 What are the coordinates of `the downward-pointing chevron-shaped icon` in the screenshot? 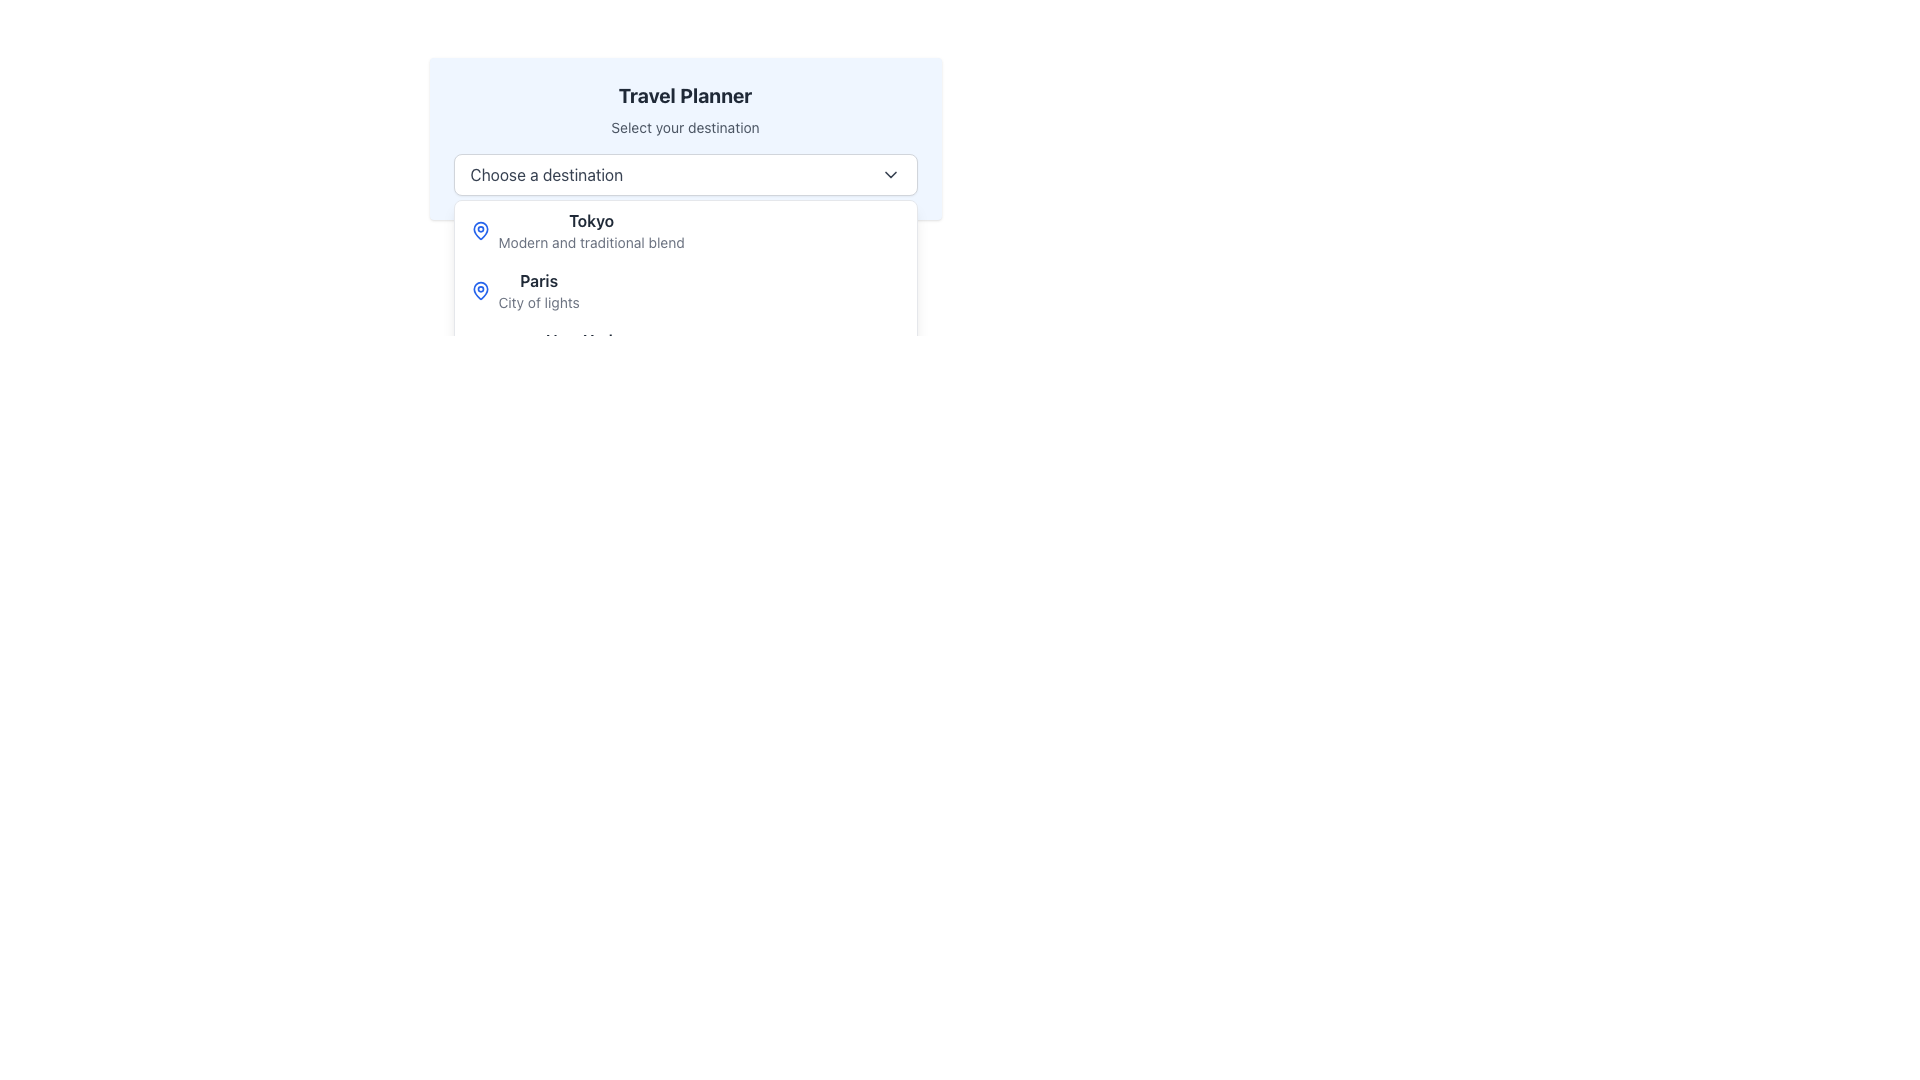 It's located at (889, 173).